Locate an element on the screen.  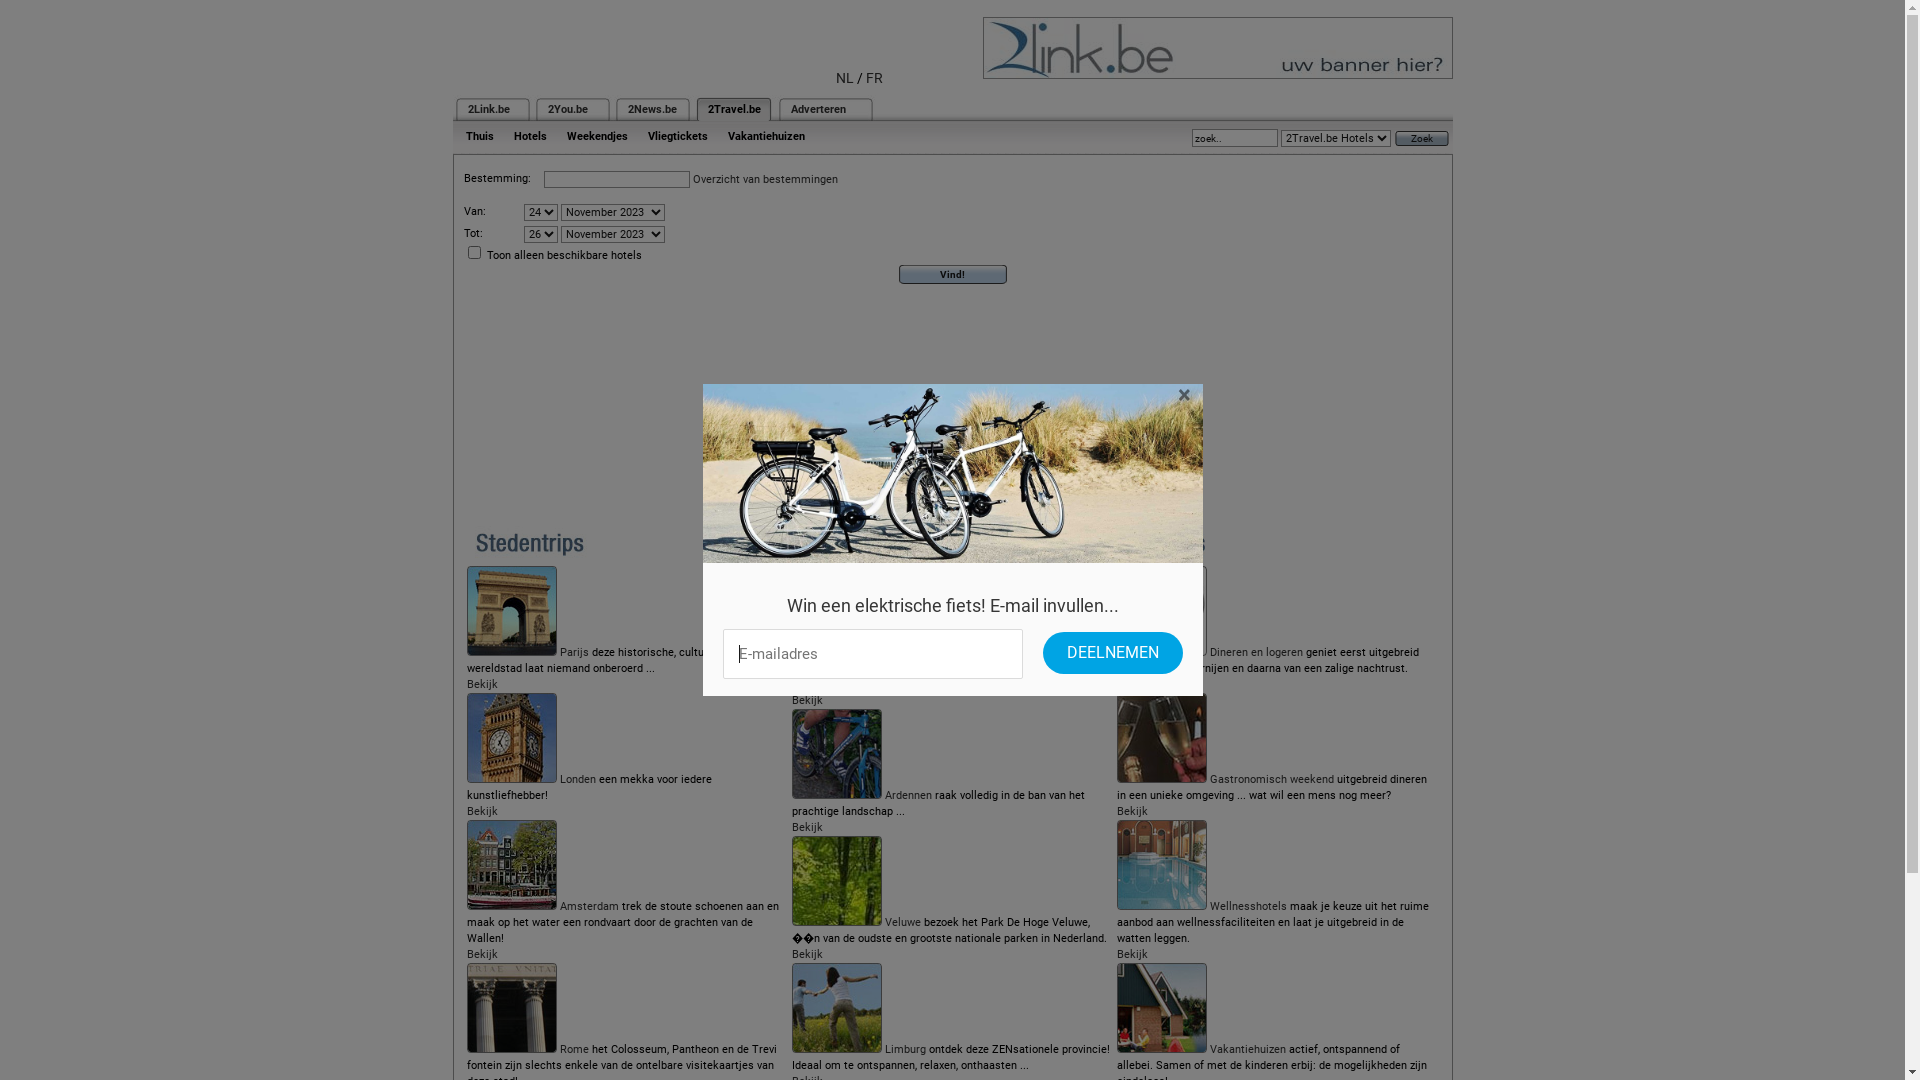
'Adverteren' is located at coordinates (789, 109).